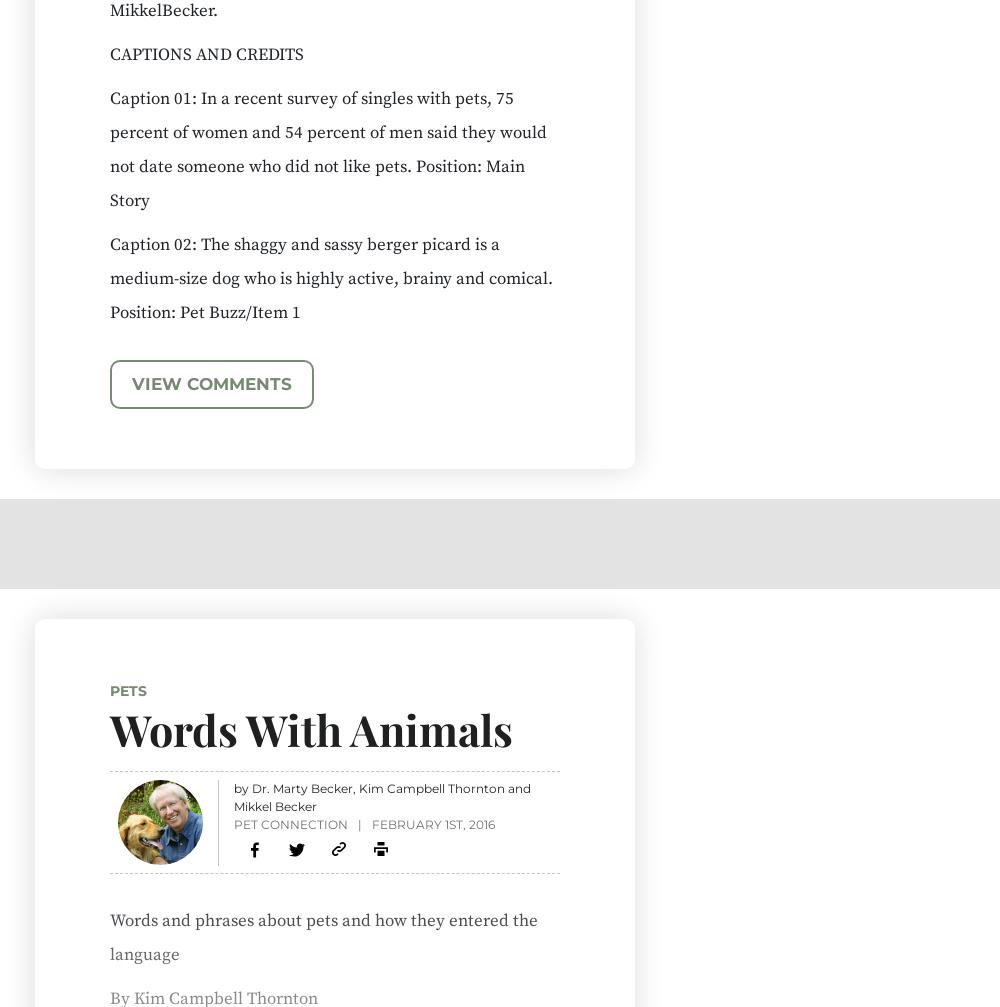 This screenshot has height=1007, width=1000. I want to click on 'Caption 02: The shaggy and sassy berger picard is a medium-size dog who is highly active, brainy and comical.  Position: Pet Buzz/Item 1', so click(330, 278).